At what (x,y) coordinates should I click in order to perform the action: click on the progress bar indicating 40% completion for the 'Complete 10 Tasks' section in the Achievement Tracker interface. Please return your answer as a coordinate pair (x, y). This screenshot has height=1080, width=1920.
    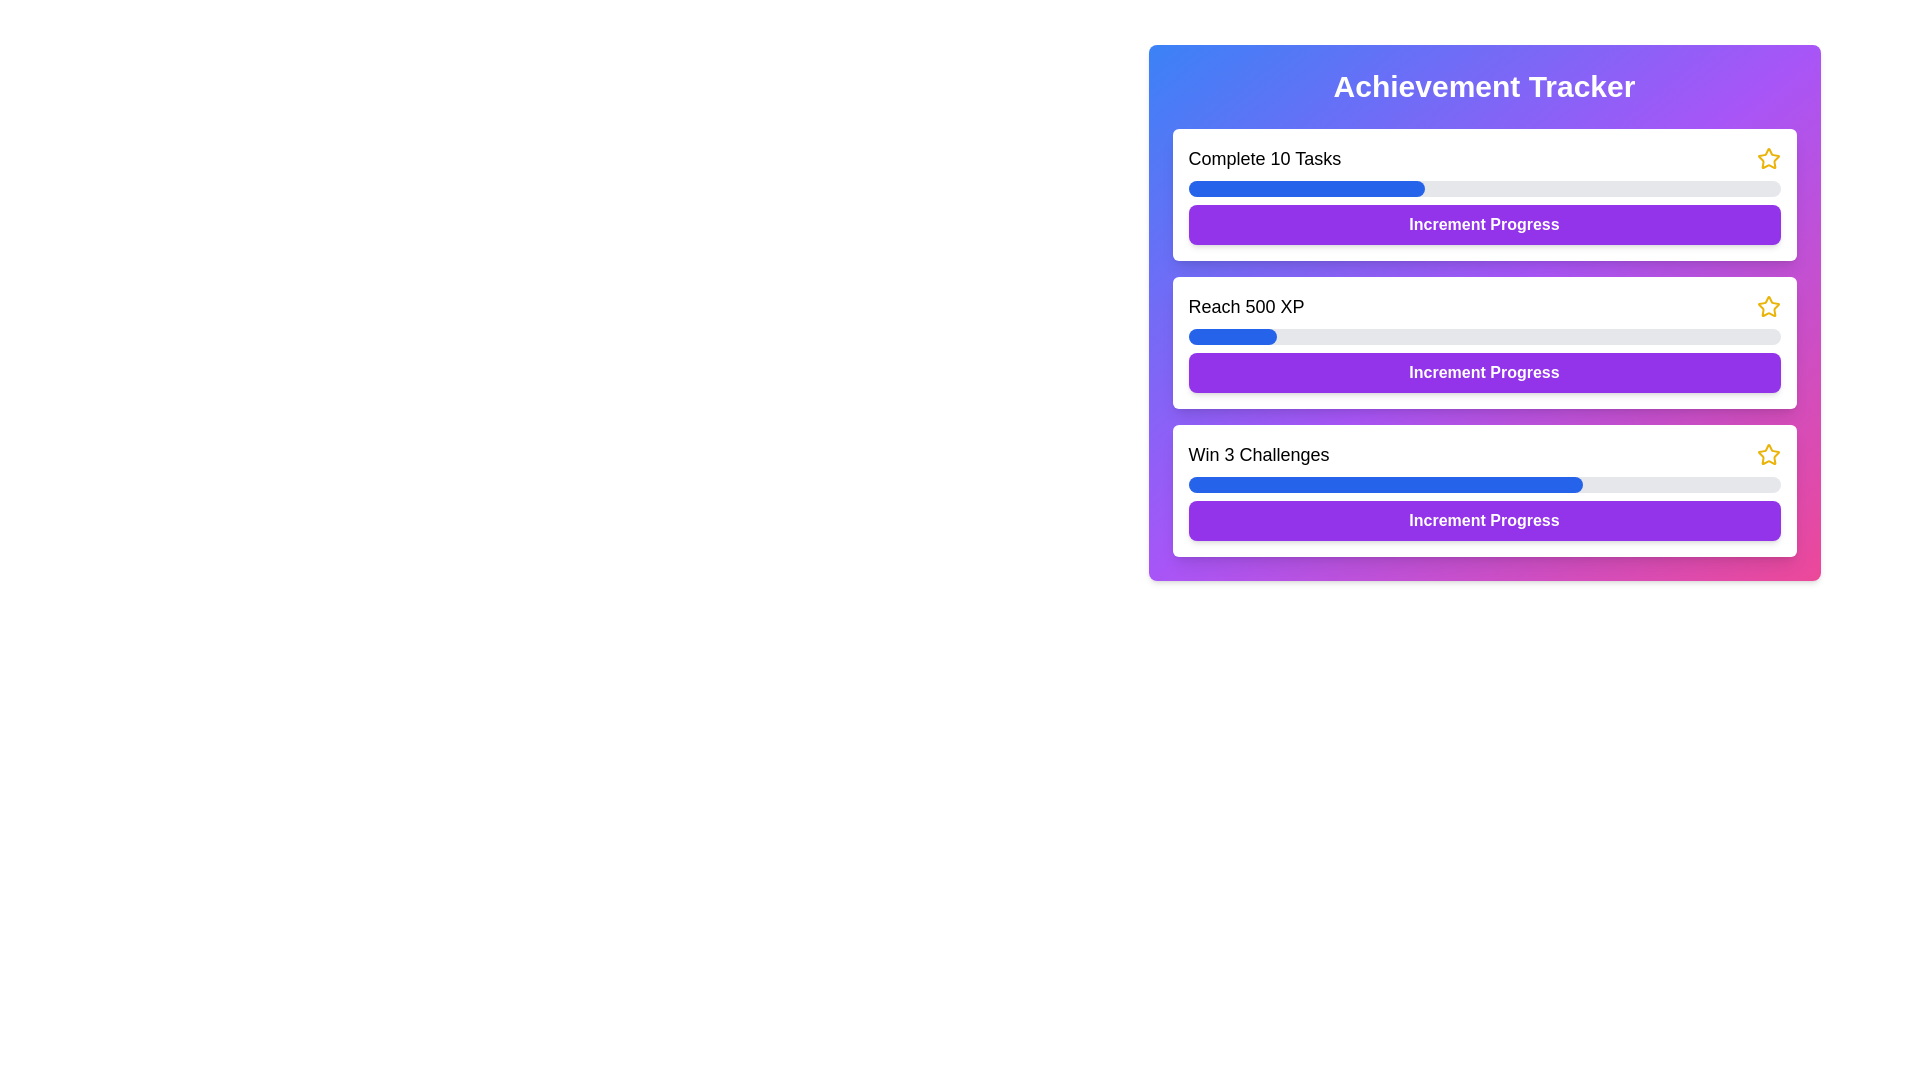
    Looking at the image, I should click on (1306, 189).